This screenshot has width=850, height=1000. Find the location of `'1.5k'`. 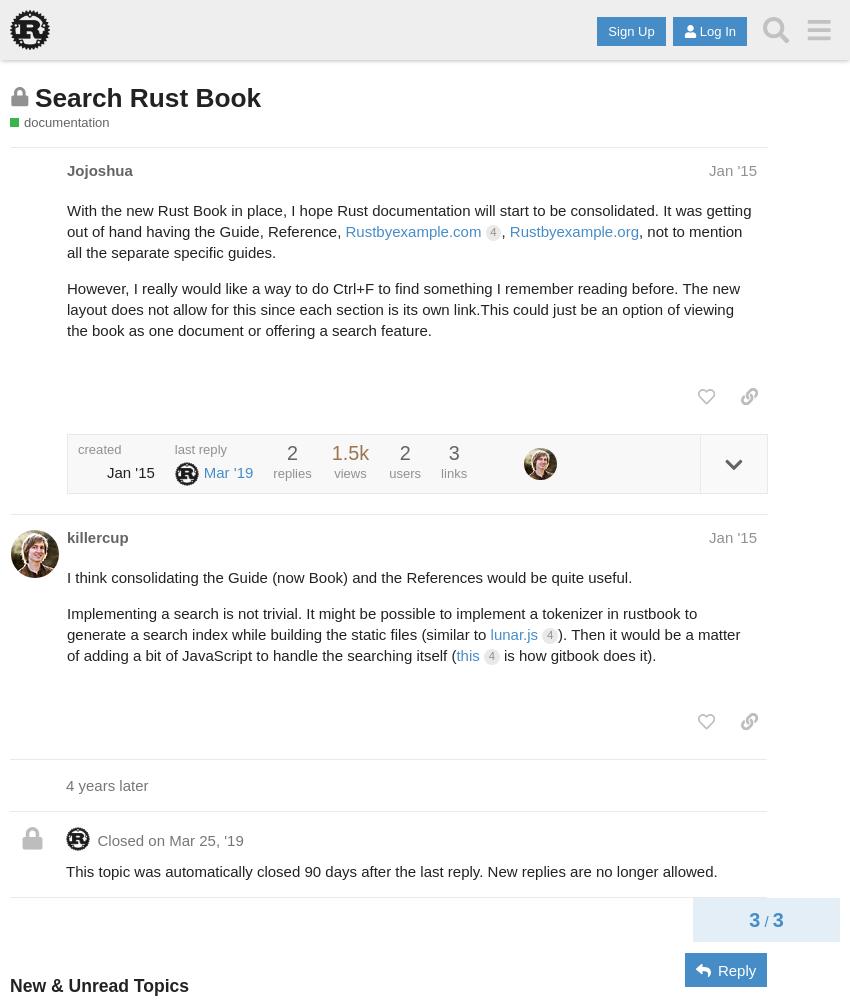

'1.5k' is located at coordinates (349, 452).